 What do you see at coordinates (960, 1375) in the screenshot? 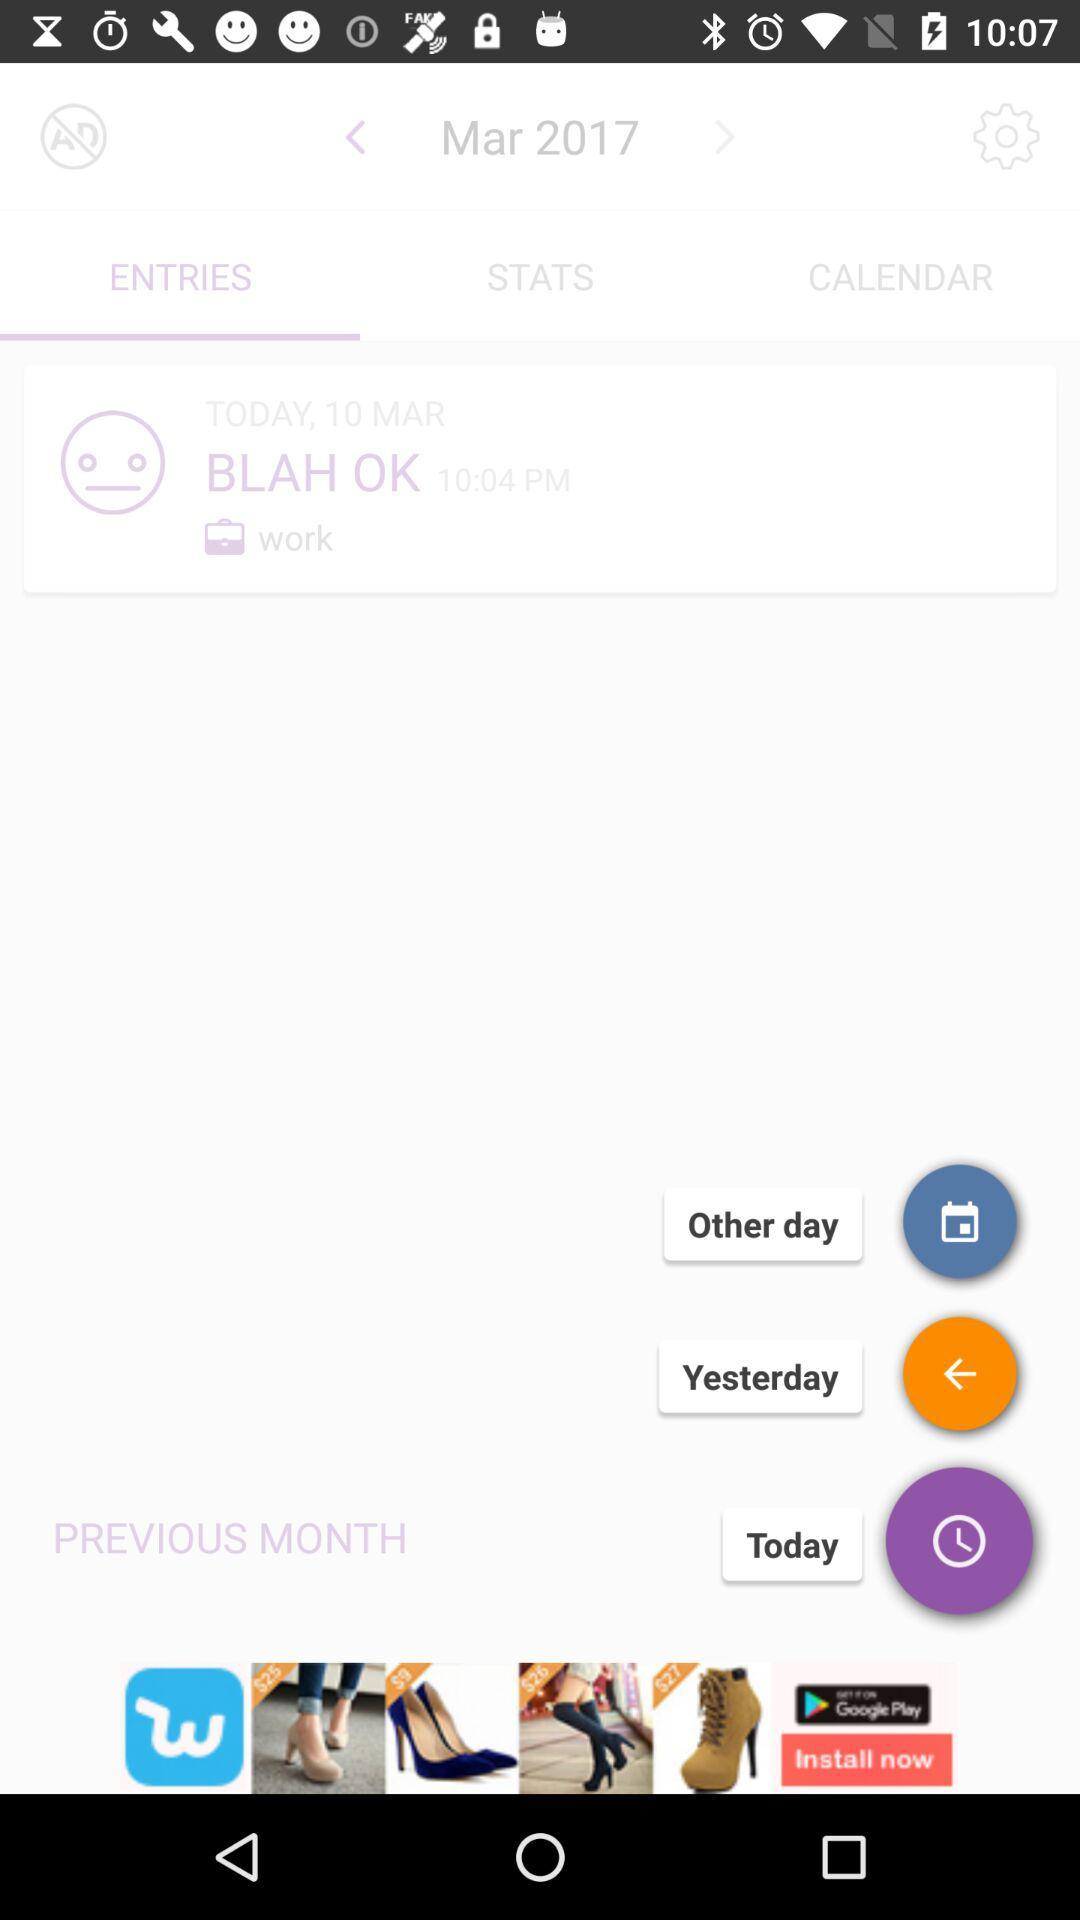
I see `review` at bounding box center [960, 1375].